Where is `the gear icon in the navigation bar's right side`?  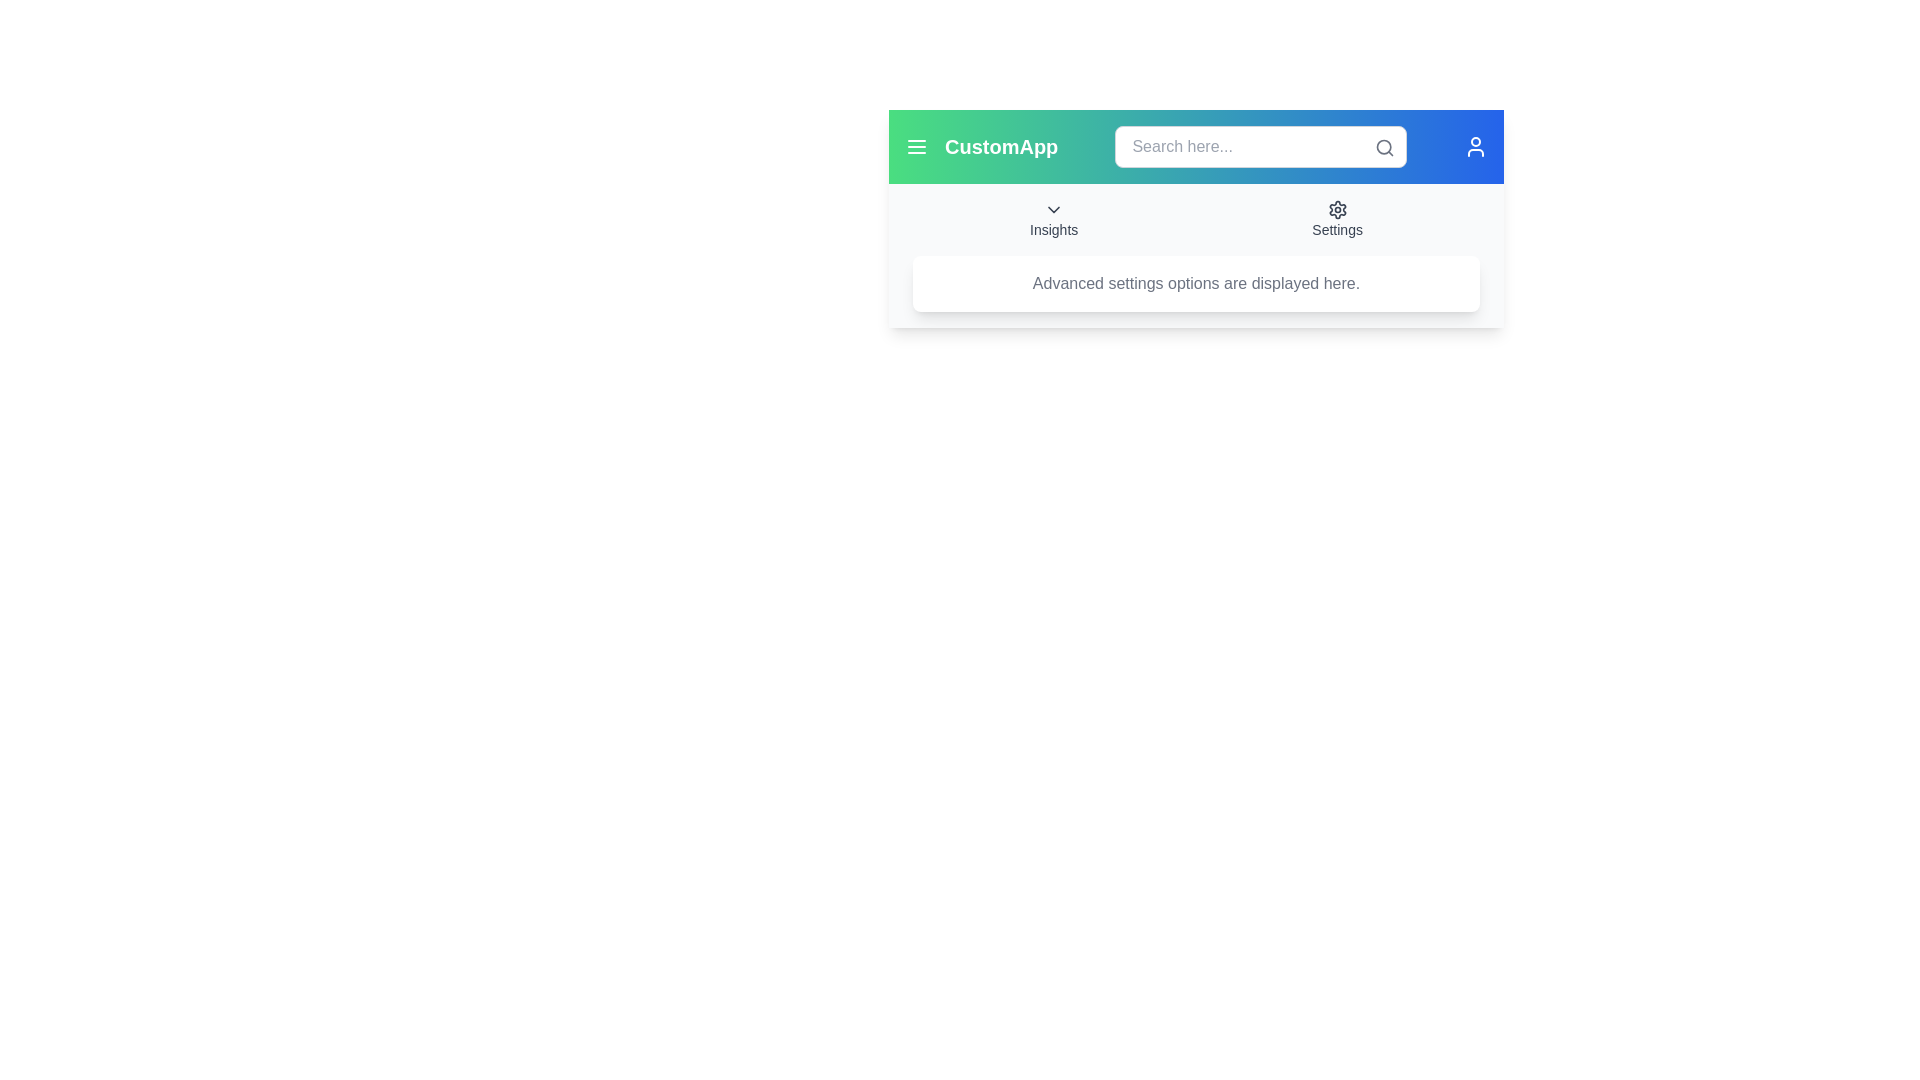
the gear icon in the navigation bar's right side is located at coordinates (1337, 209).